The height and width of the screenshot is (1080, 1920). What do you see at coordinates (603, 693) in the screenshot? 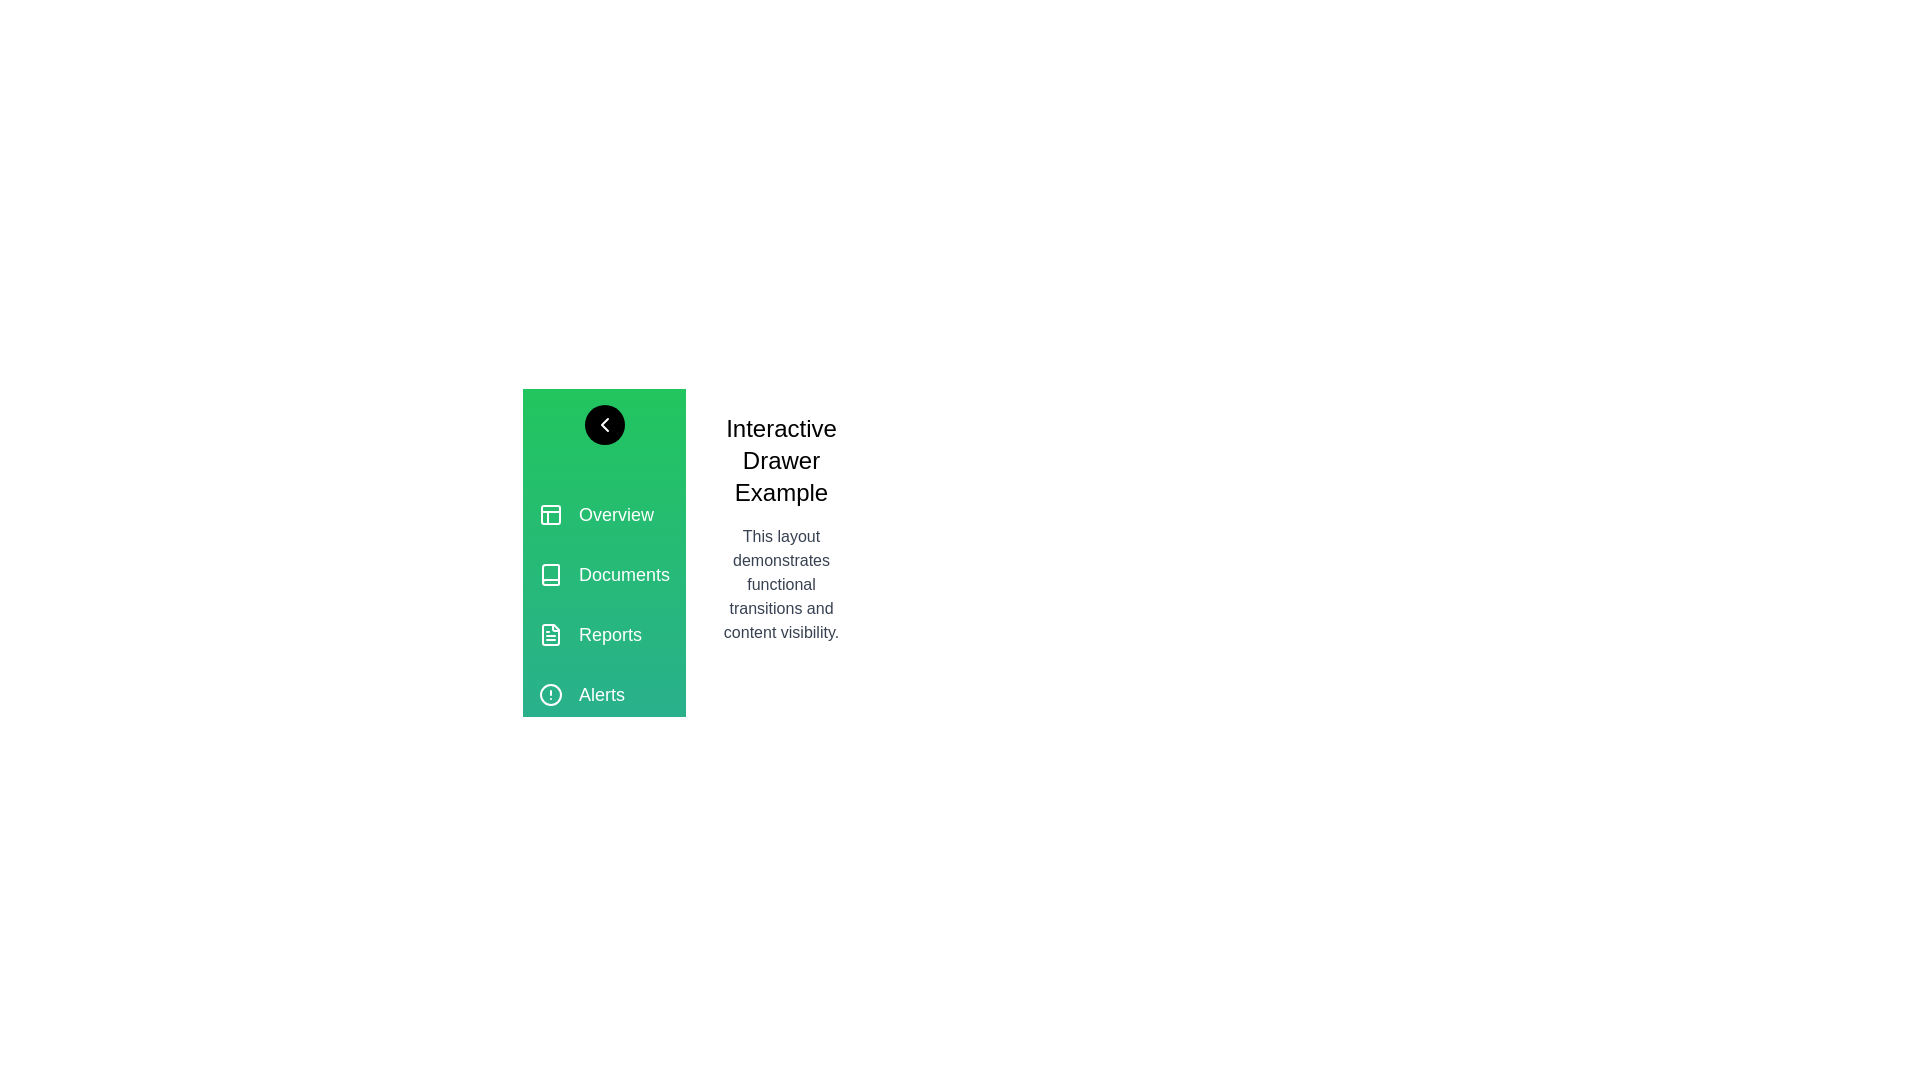
I see `the section Alerts to observe the hover effect` at bounding box center [603, 693].